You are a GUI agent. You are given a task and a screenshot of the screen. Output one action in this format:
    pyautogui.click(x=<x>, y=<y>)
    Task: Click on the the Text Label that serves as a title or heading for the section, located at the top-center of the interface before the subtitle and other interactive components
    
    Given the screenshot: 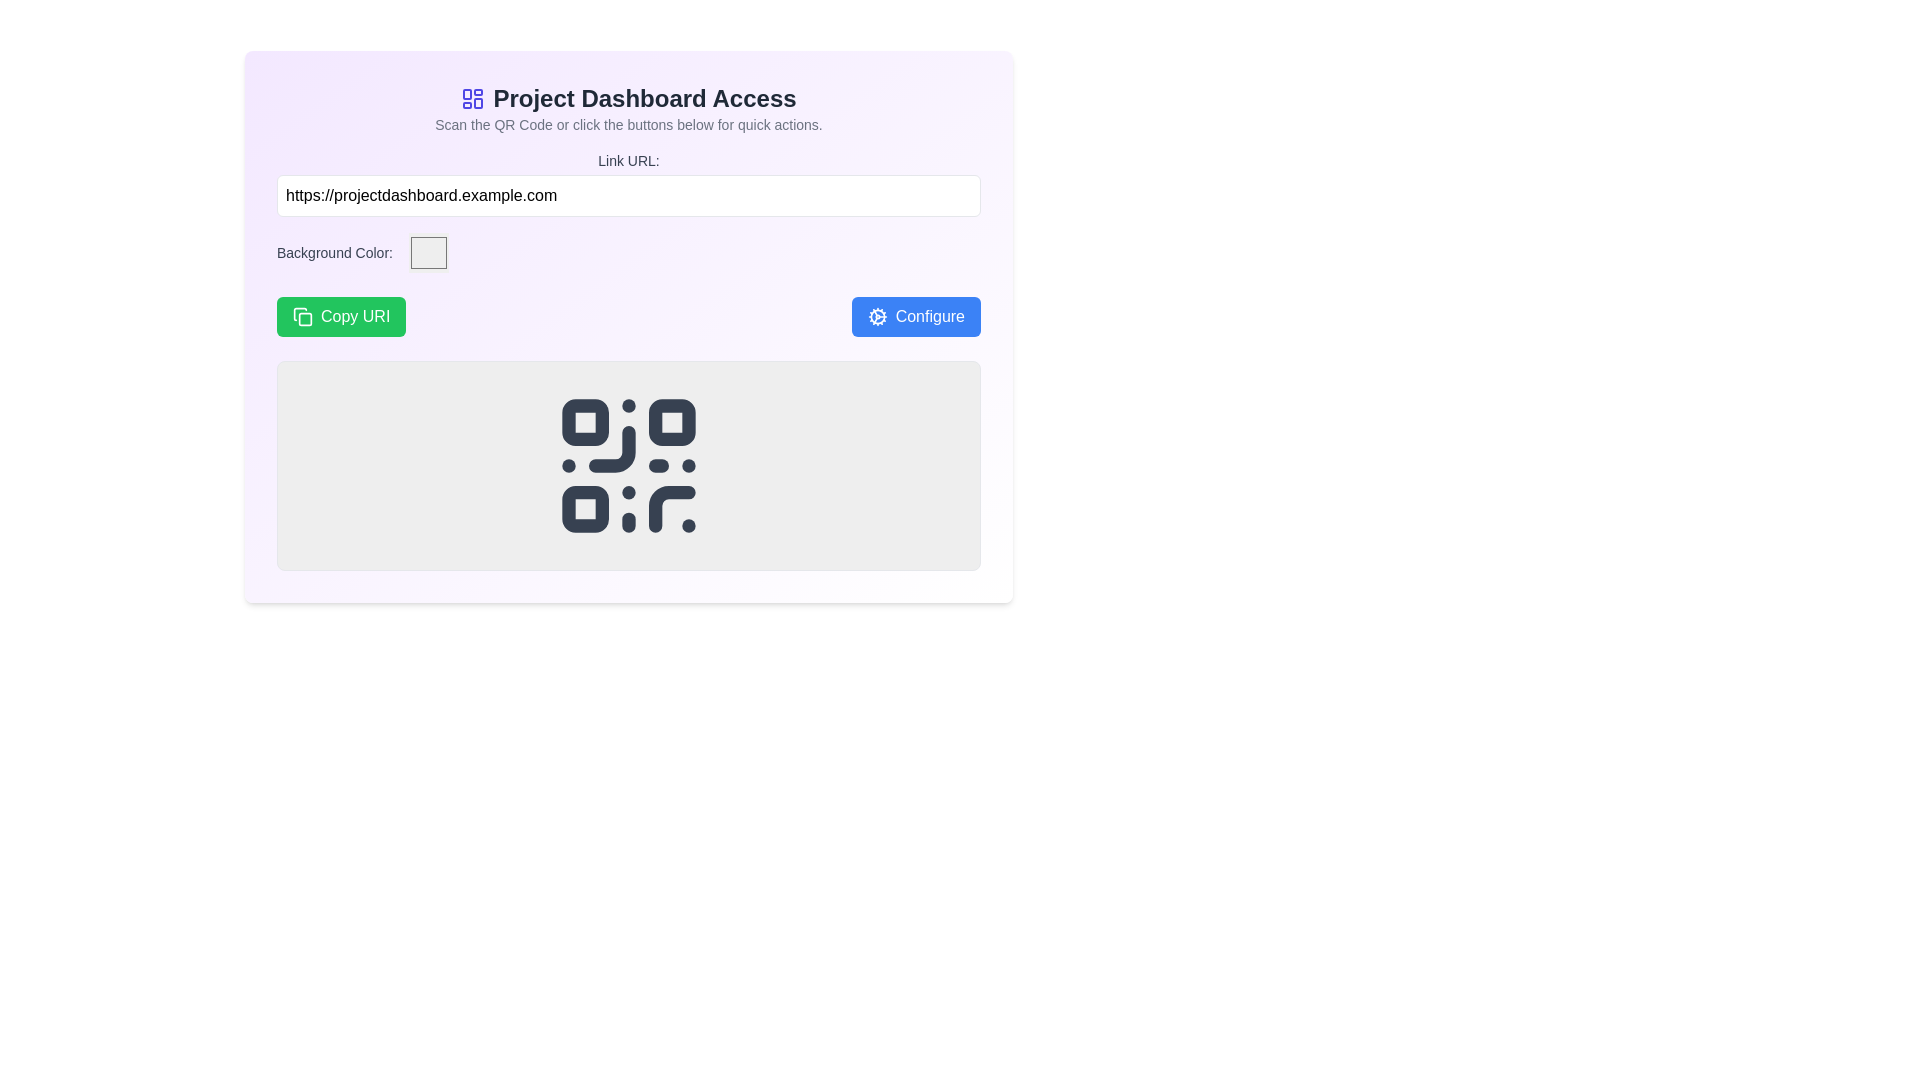 What is the action you would take?
    pyautogui.click(x=627, y=99)
    